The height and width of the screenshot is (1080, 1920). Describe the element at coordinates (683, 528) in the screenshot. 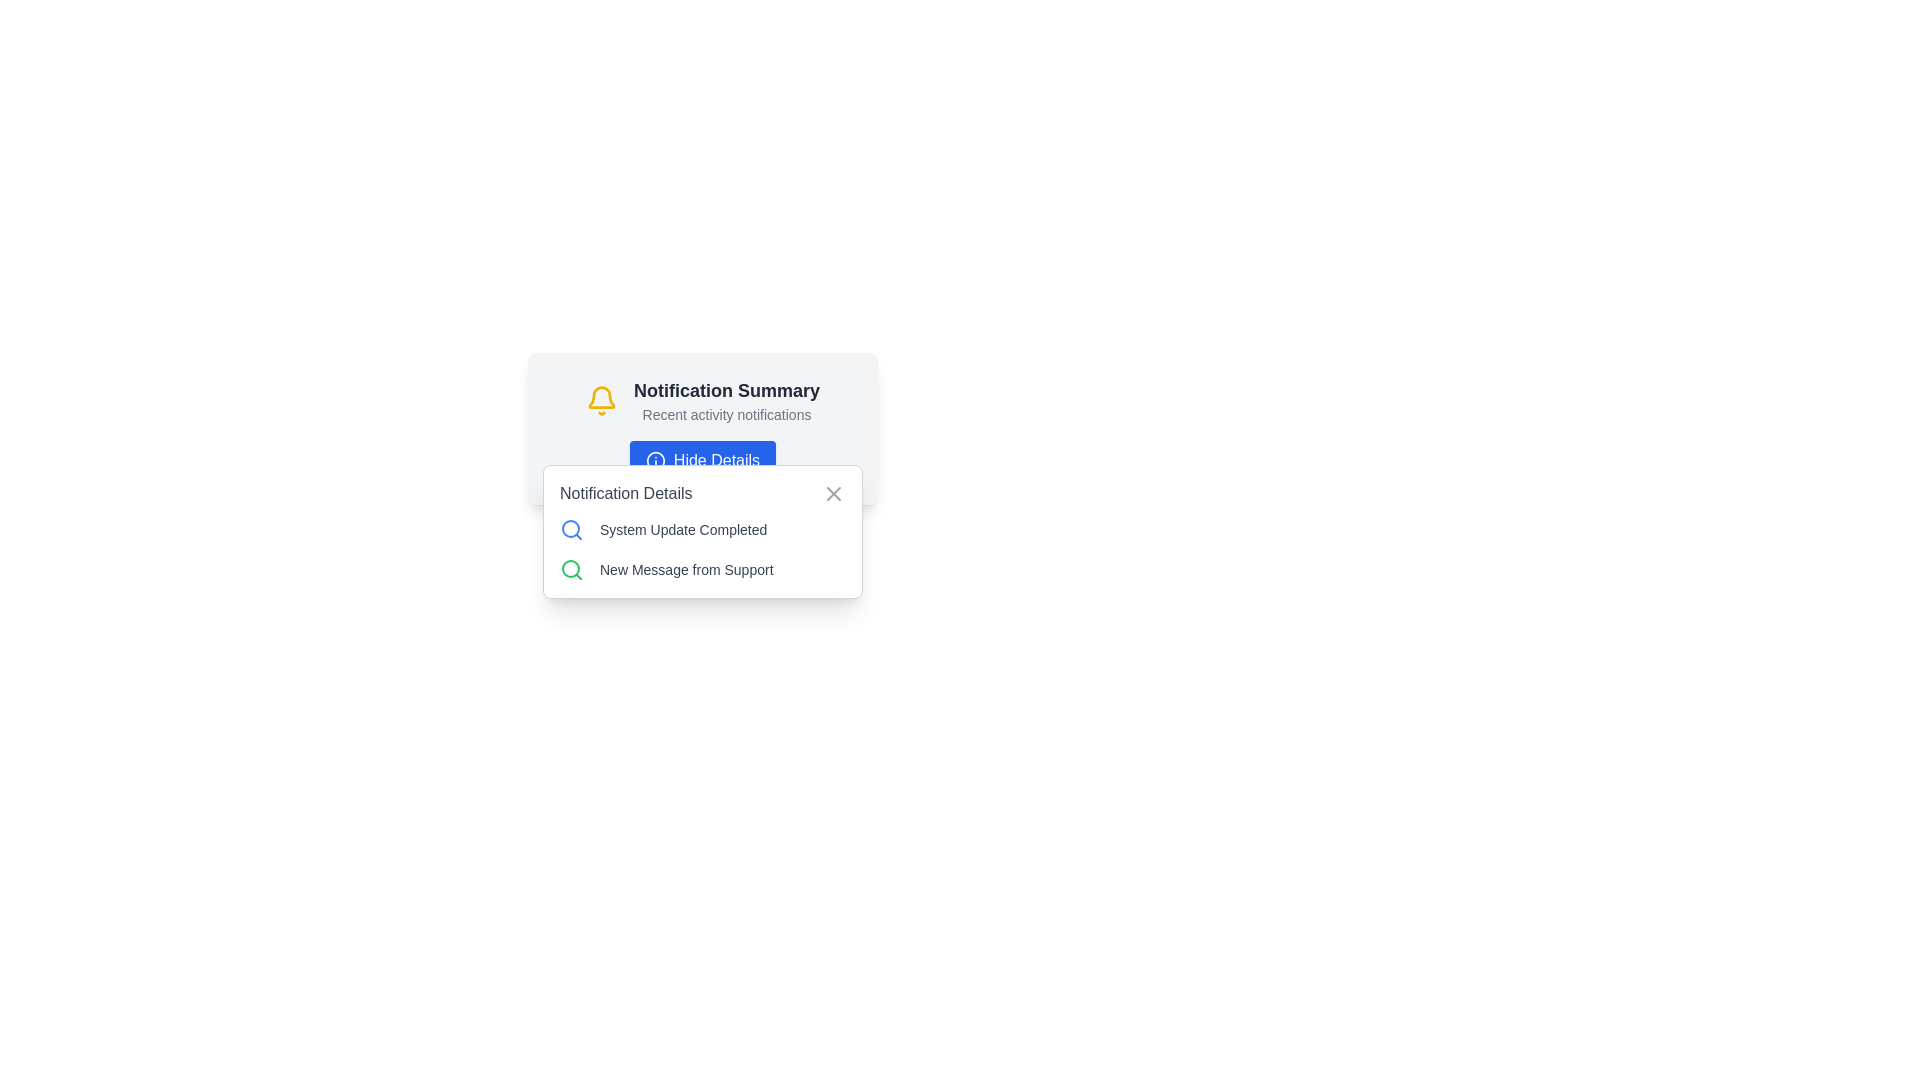

I see `the text label displaying 'System Update Completed' located in the 'Notification Details' section of the notification pop-up dialog box, to the right of the magnifying glass icon` at that location.